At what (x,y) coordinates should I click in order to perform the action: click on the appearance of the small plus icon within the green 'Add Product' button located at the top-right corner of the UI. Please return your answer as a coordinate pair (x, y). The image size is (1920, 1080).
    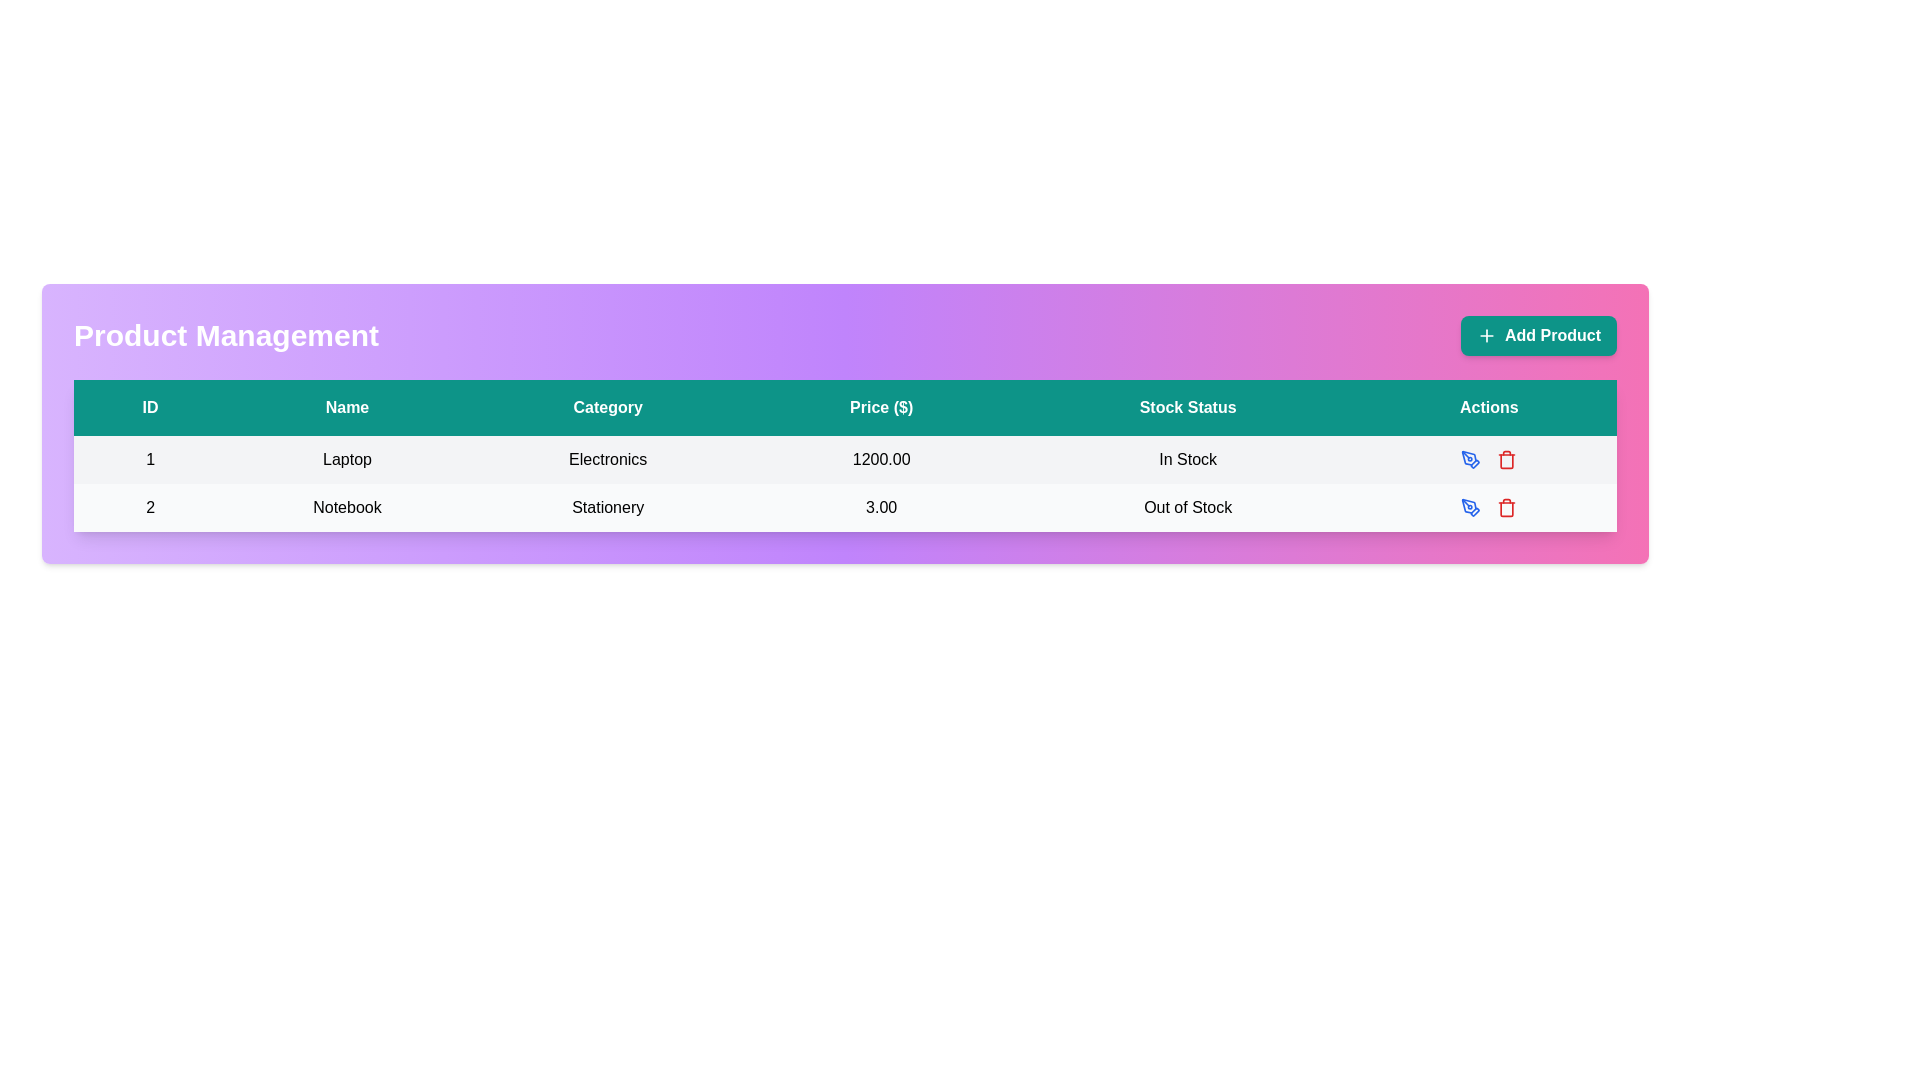
    Looking at the image, I should click on (1487, 334).